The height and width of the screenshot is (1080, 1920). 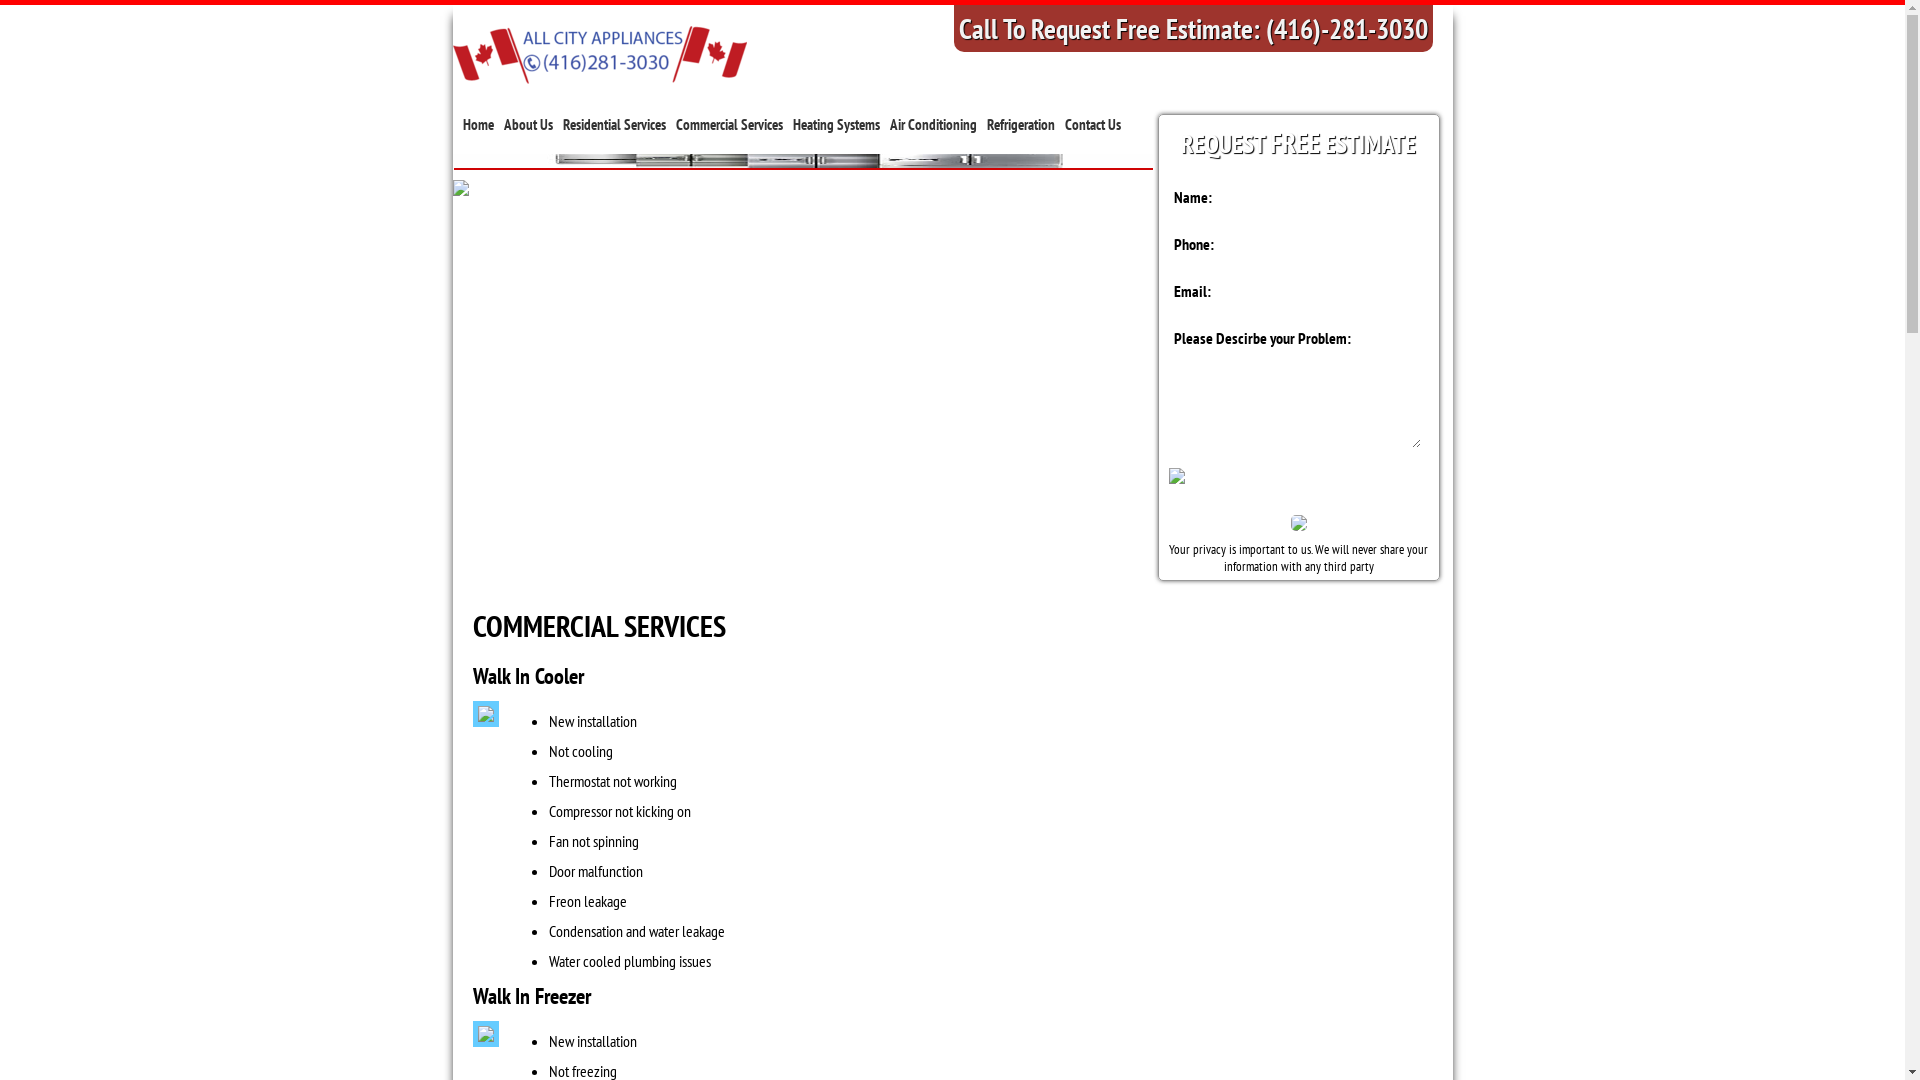 What do you see at coordinates (932, 124) in the screenshot?
I see `'Air Conditioning'` at bounding box center [932, 124].